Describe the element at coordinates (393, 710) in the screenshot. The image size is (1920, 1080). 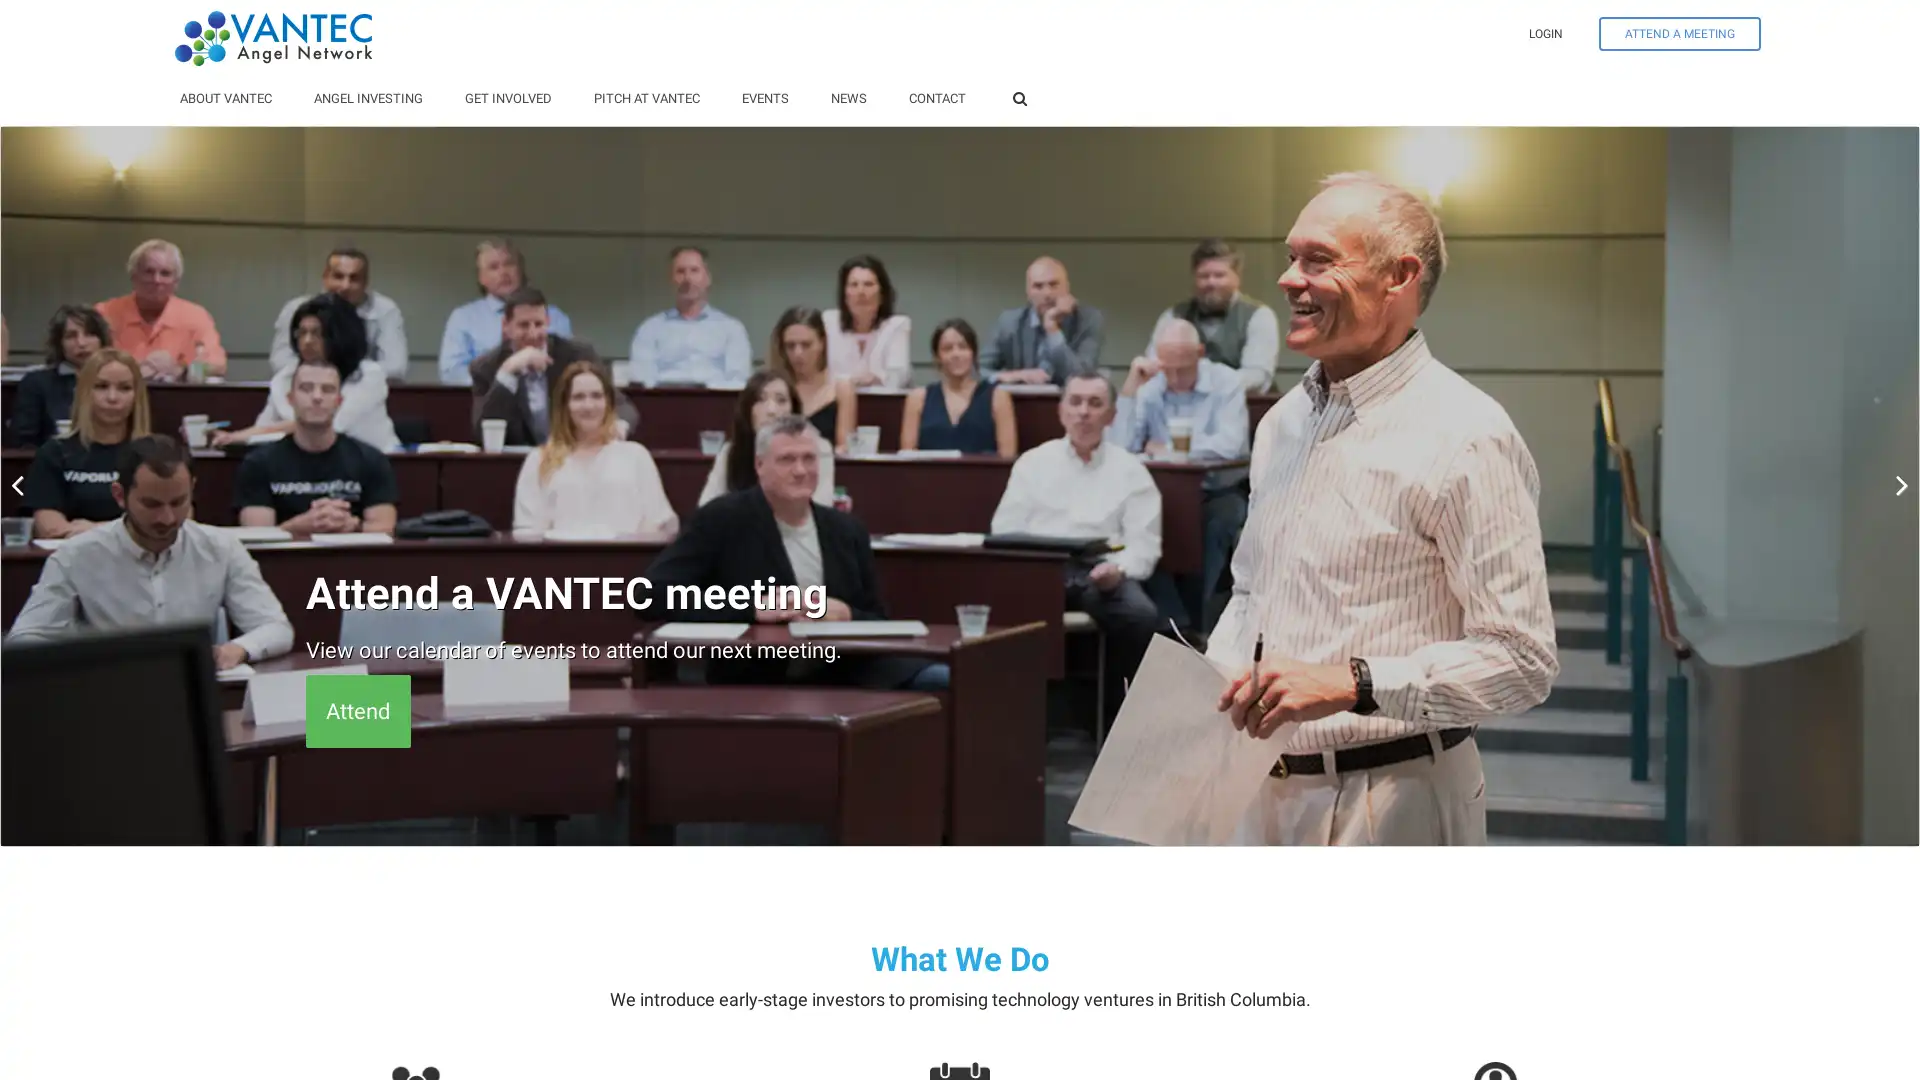
I see `Find Out More` at that location.